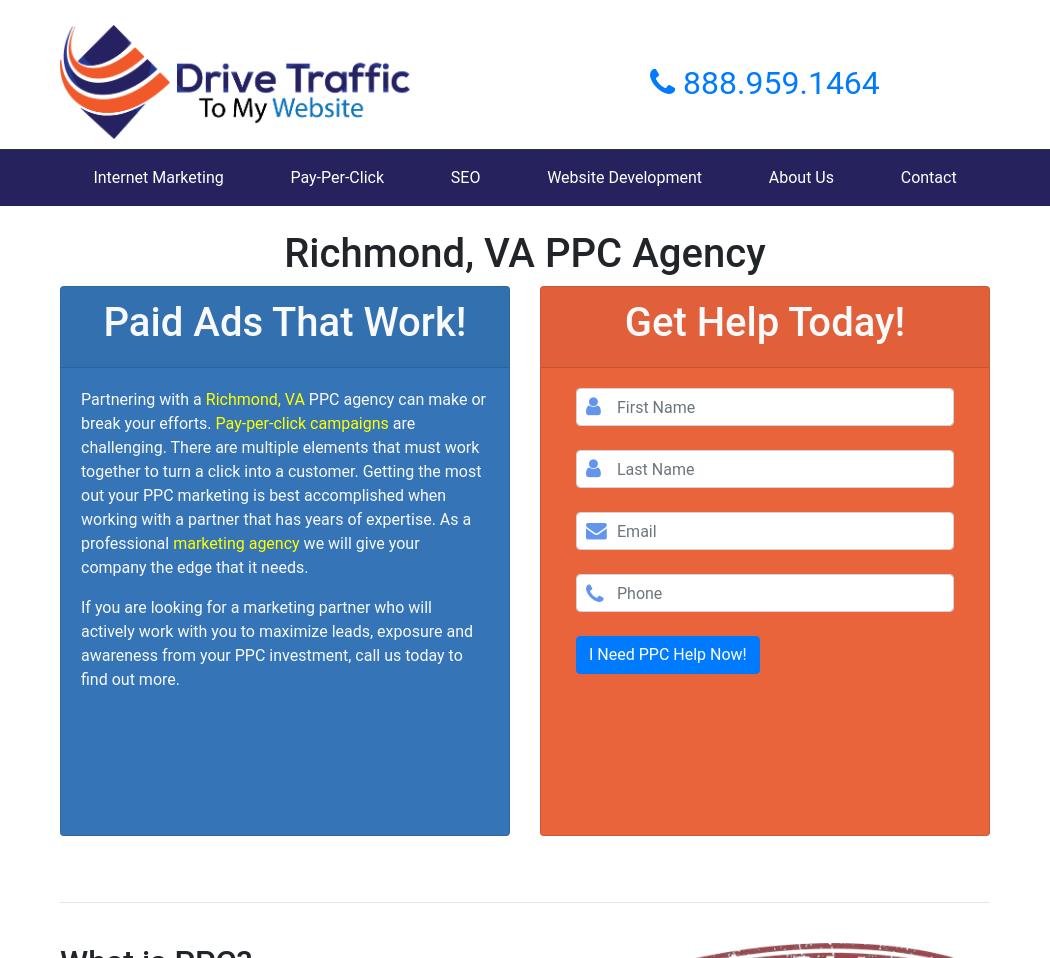  Describe the element at coordinates (624, 176) in the screenshot. I see `'Website Development'` at that location.